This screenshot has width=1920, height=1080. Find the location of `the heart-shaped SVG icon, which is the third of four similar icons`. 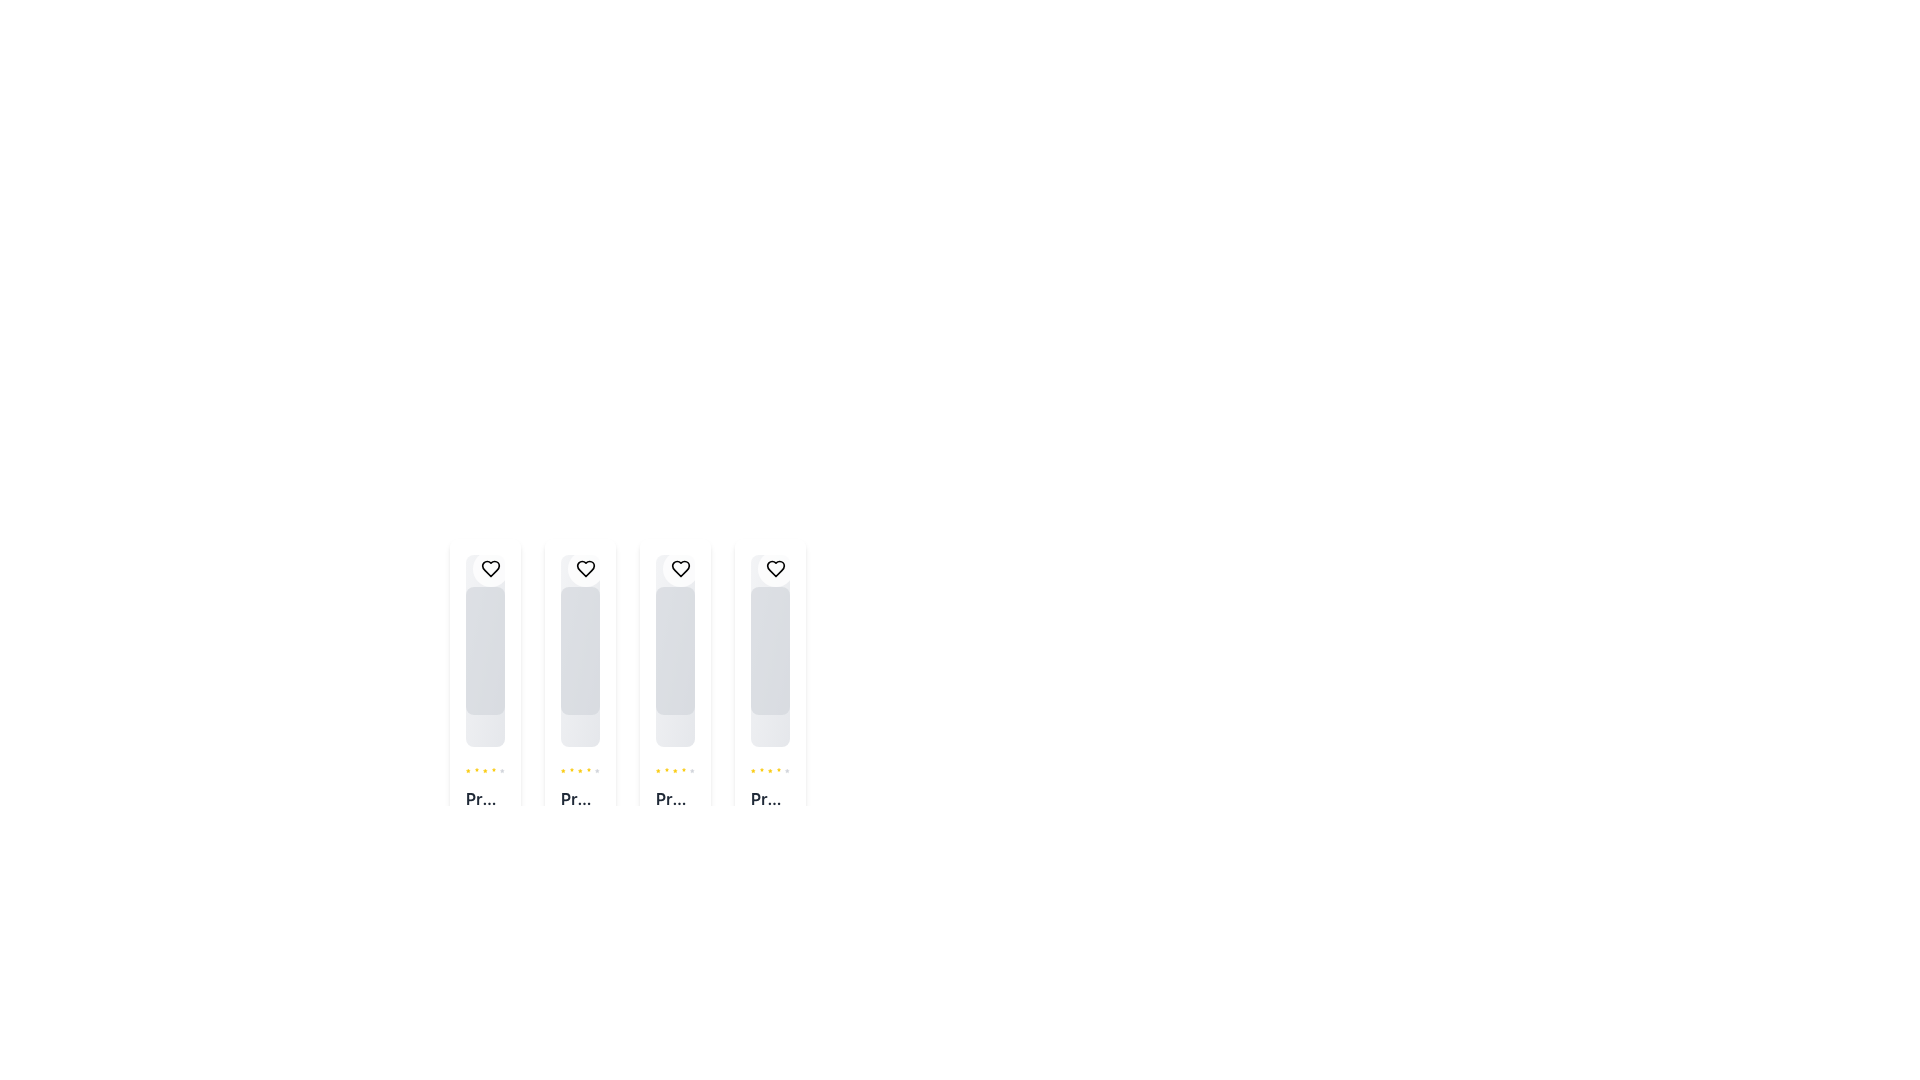

the heart-shaped SVG icon, which is the third of four similar icons is located at coordinates (681, 569).